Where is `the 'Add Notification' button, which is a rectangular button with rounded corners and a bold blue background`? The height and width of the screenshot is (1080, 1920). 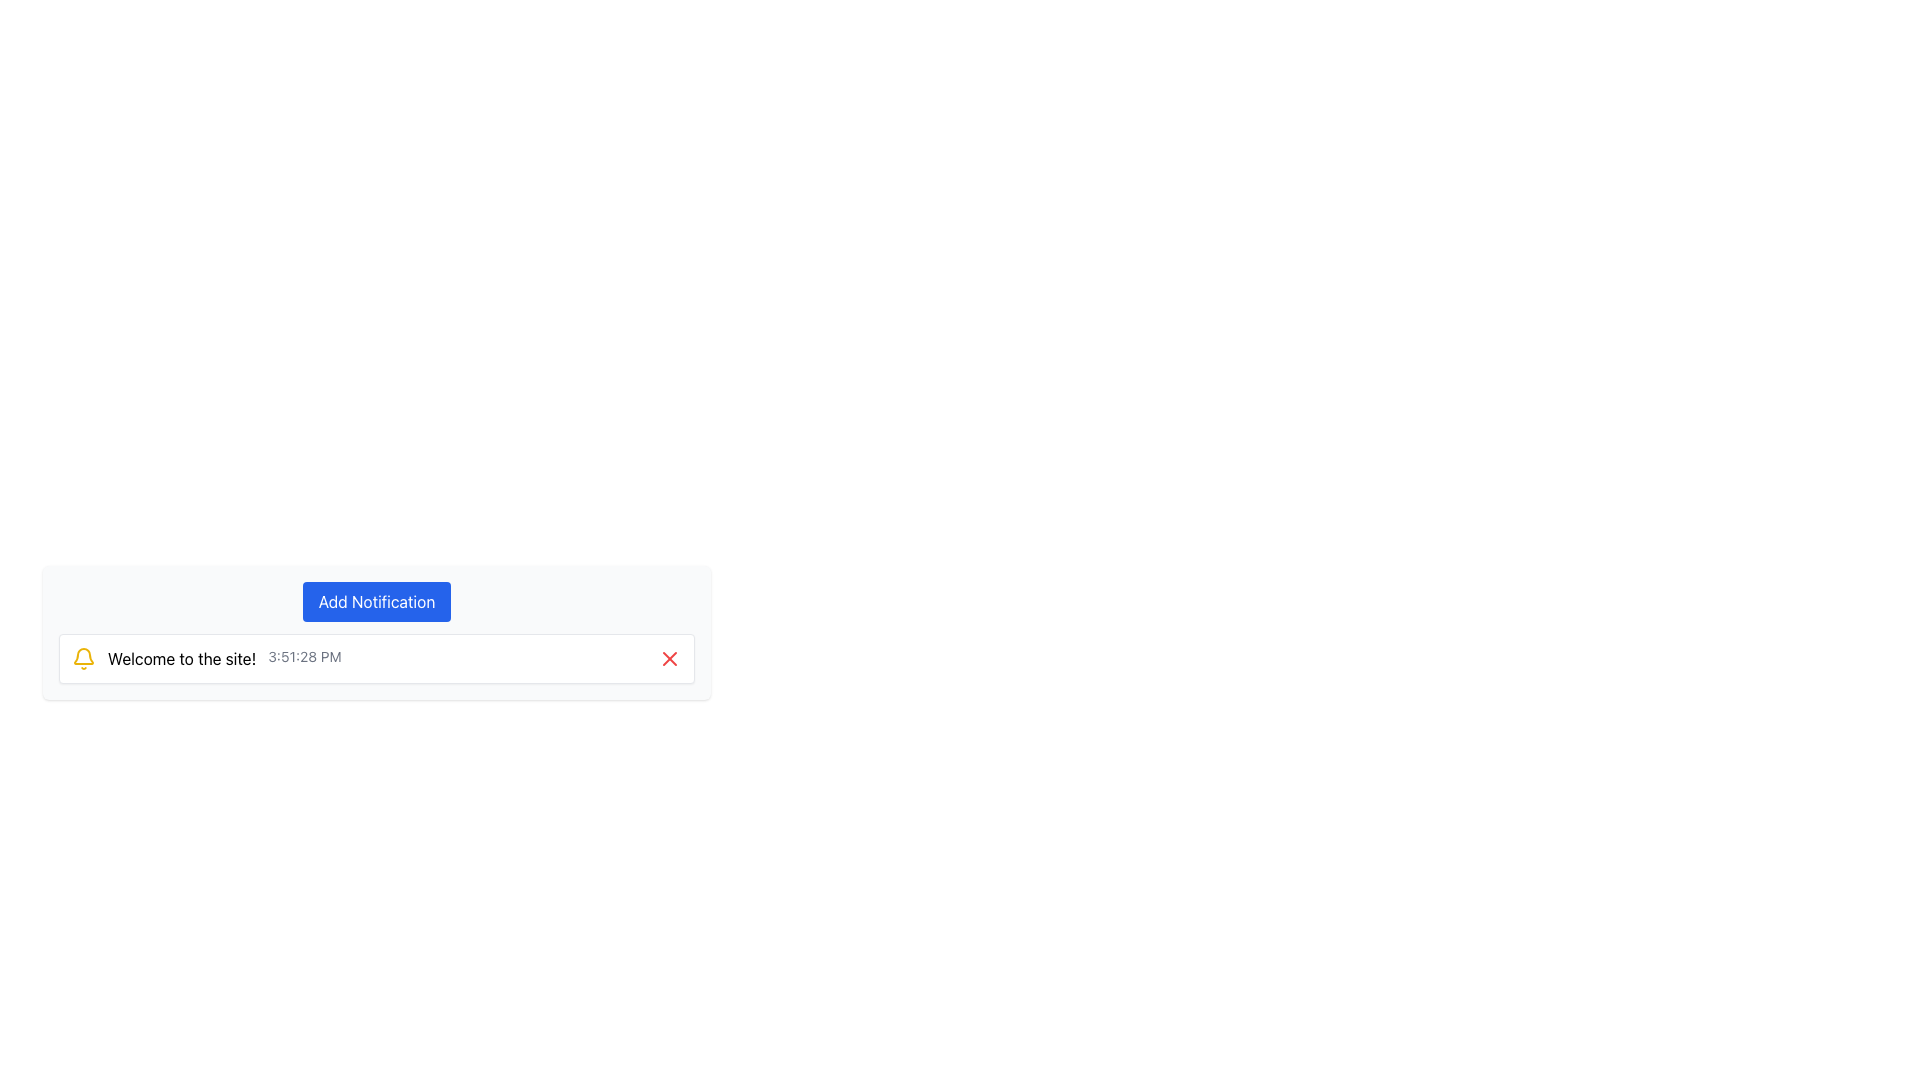 the 'Add Notification' button, which is a rectangular button with rounded corners and a bold blue background is located at coordinates (376, 600).